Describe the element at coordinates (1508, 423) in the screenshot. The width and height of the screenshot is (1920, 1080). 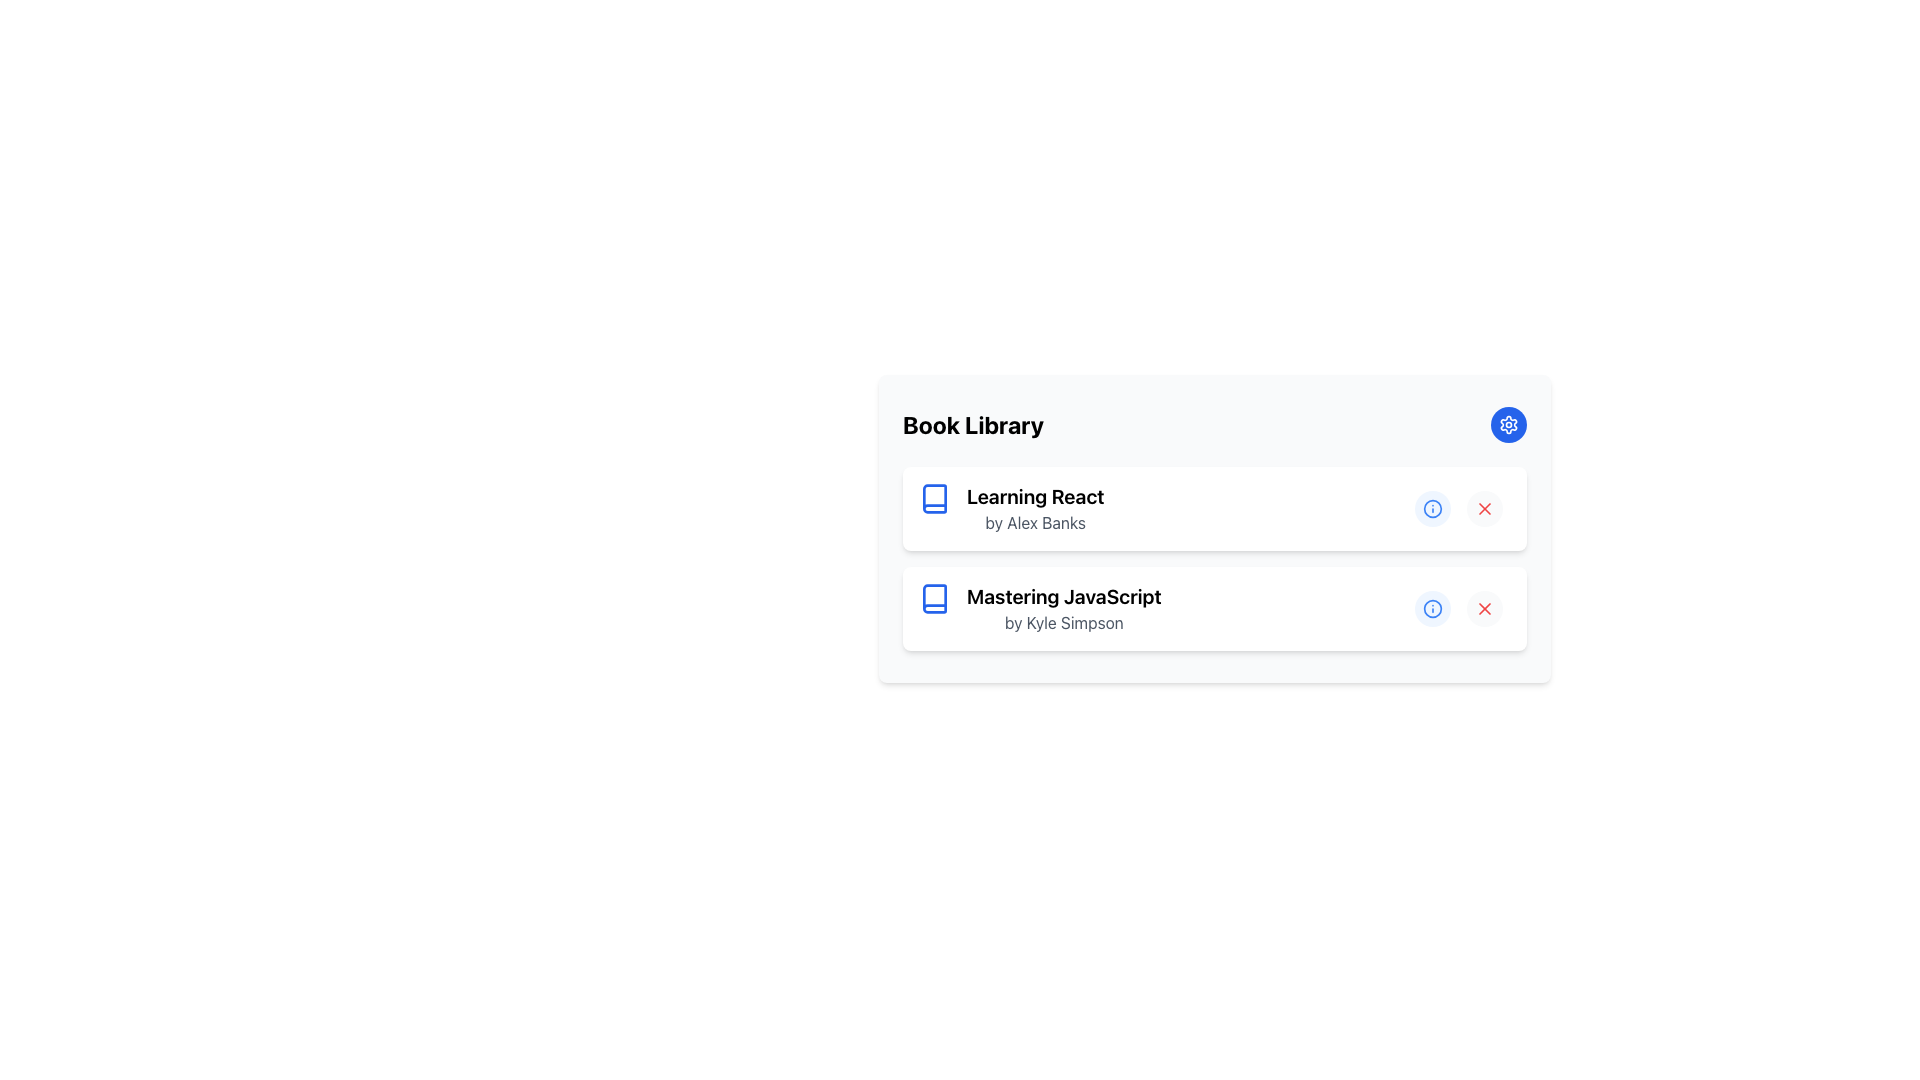
I see `the circular blue settings button with a white gear icon located in the top-right corner of the 'Book Library' section` at that location.